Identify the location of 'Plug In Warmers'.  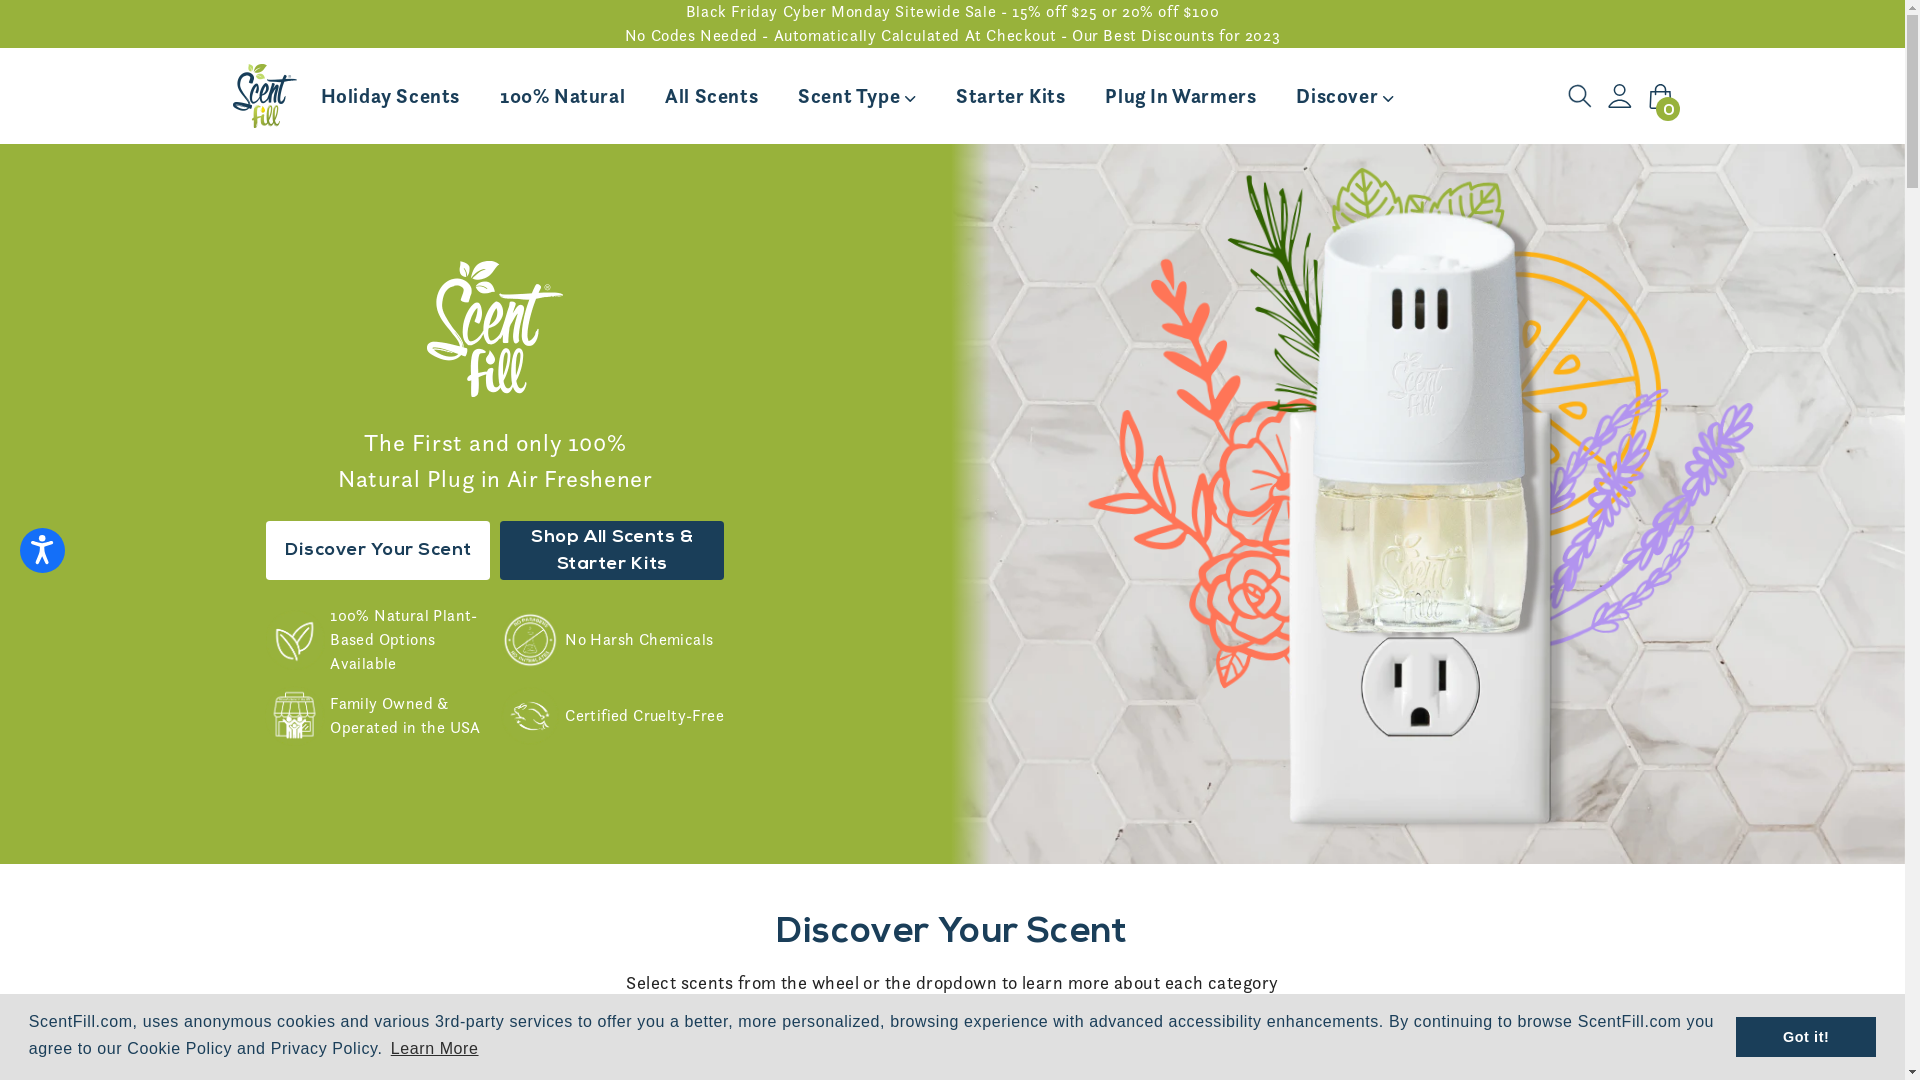
(1180, 96).